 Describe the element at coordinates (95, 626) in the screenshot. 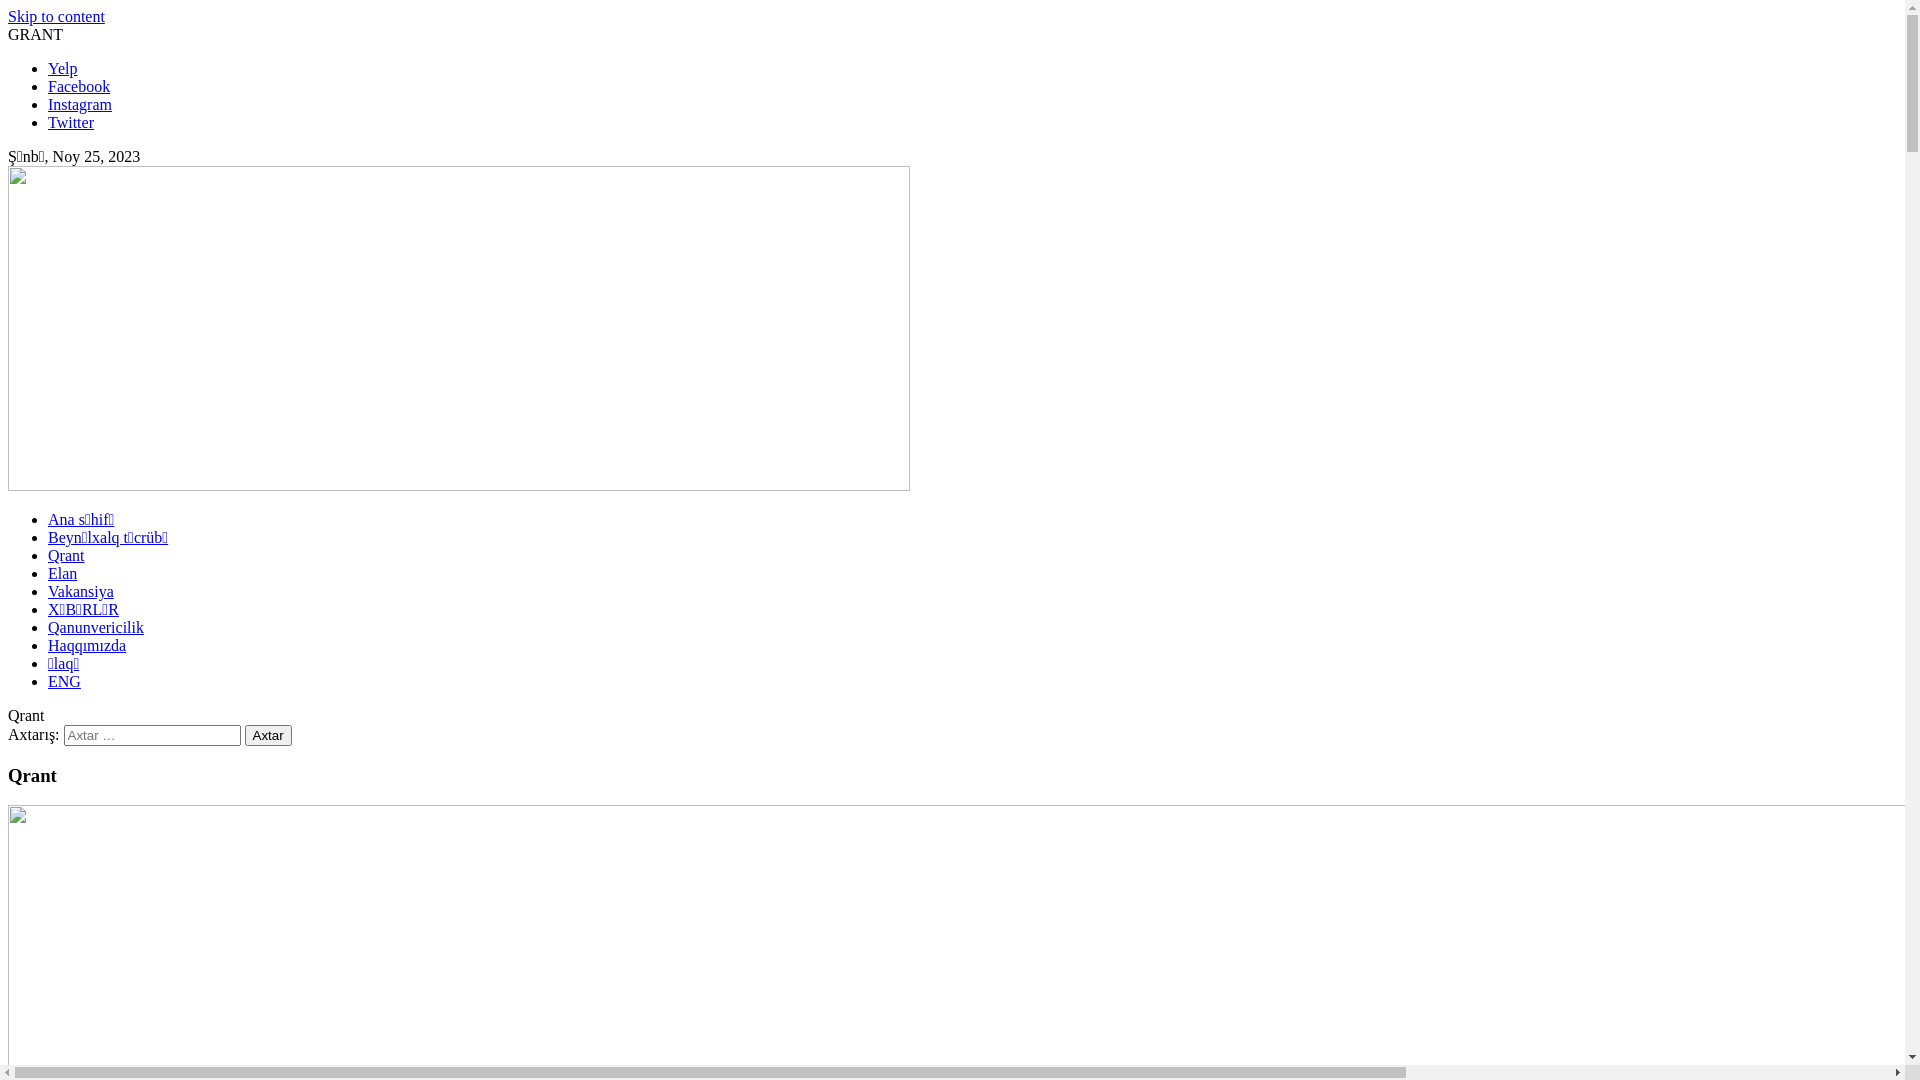

I see `'Qanunvericilik'` at that location.